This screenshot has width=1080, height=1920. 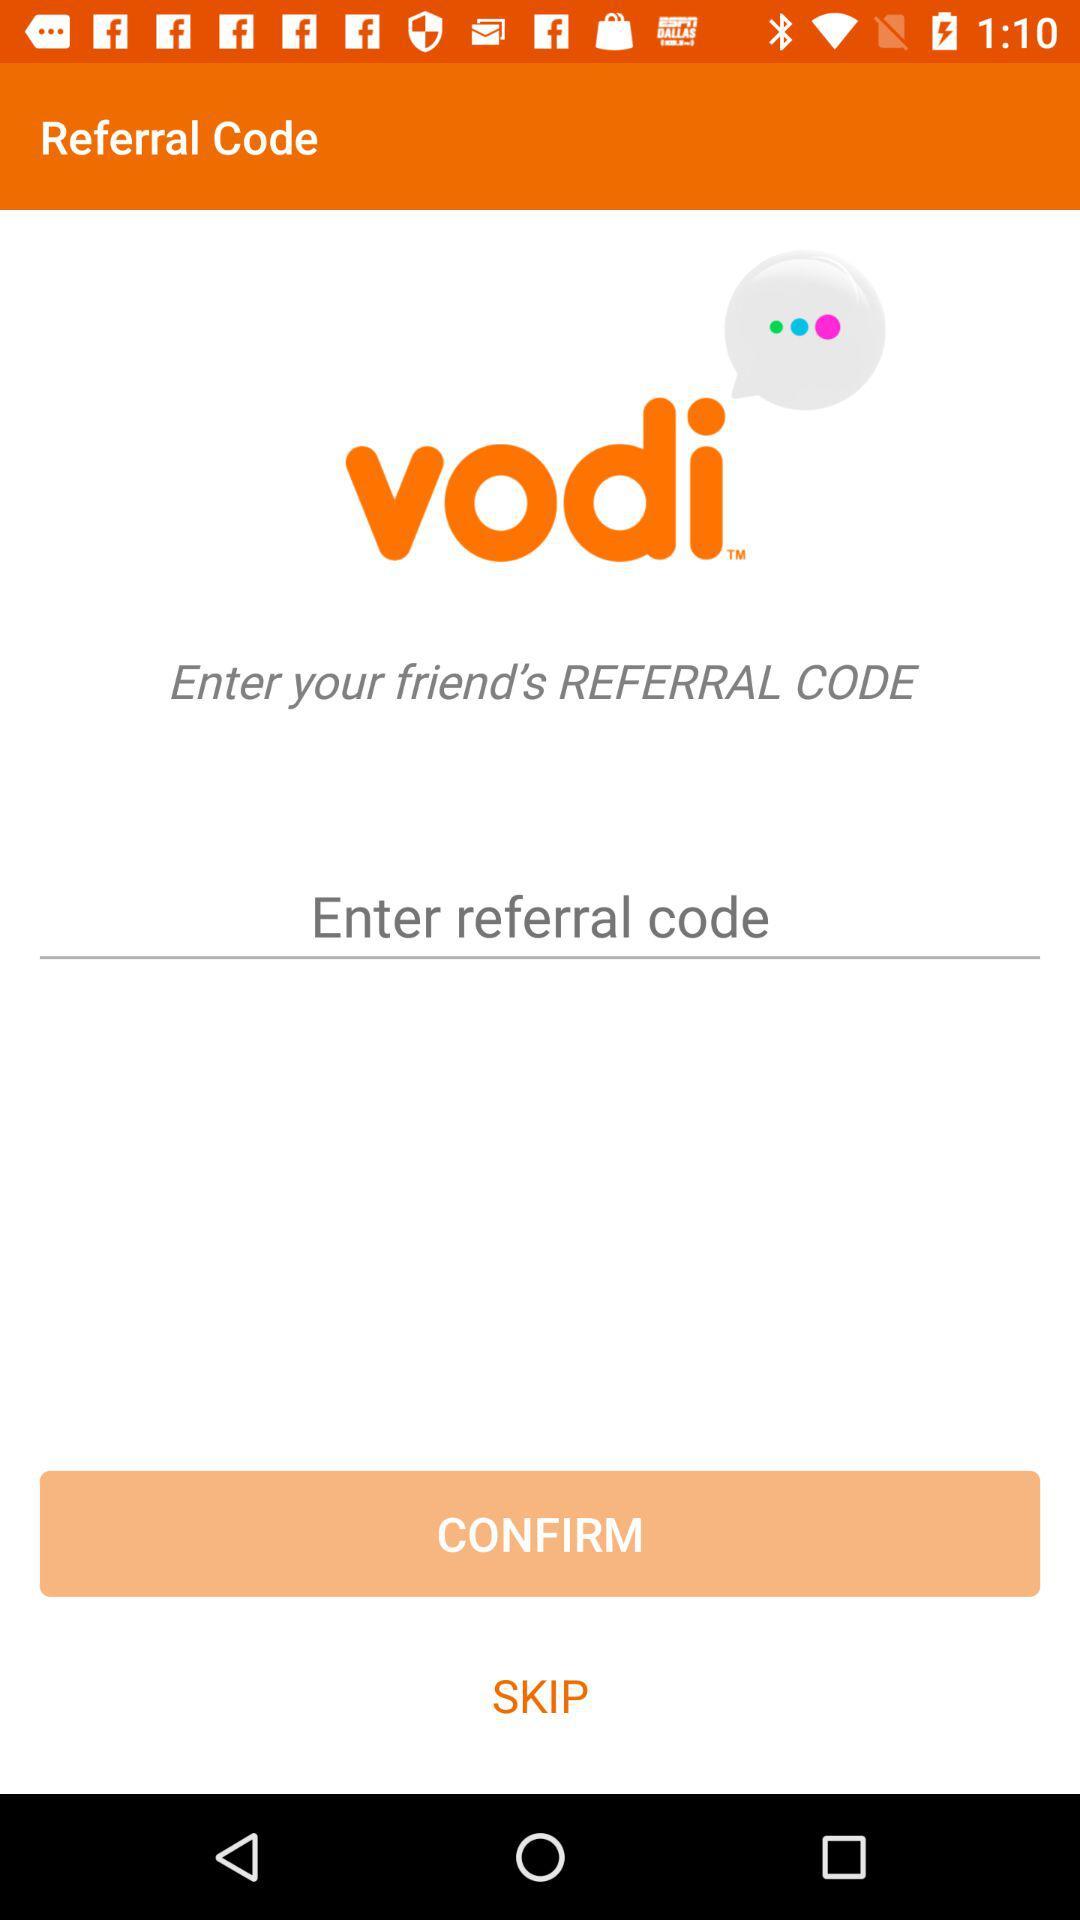 I want to click on icon below the confirm, so click(x=540, y=1694).